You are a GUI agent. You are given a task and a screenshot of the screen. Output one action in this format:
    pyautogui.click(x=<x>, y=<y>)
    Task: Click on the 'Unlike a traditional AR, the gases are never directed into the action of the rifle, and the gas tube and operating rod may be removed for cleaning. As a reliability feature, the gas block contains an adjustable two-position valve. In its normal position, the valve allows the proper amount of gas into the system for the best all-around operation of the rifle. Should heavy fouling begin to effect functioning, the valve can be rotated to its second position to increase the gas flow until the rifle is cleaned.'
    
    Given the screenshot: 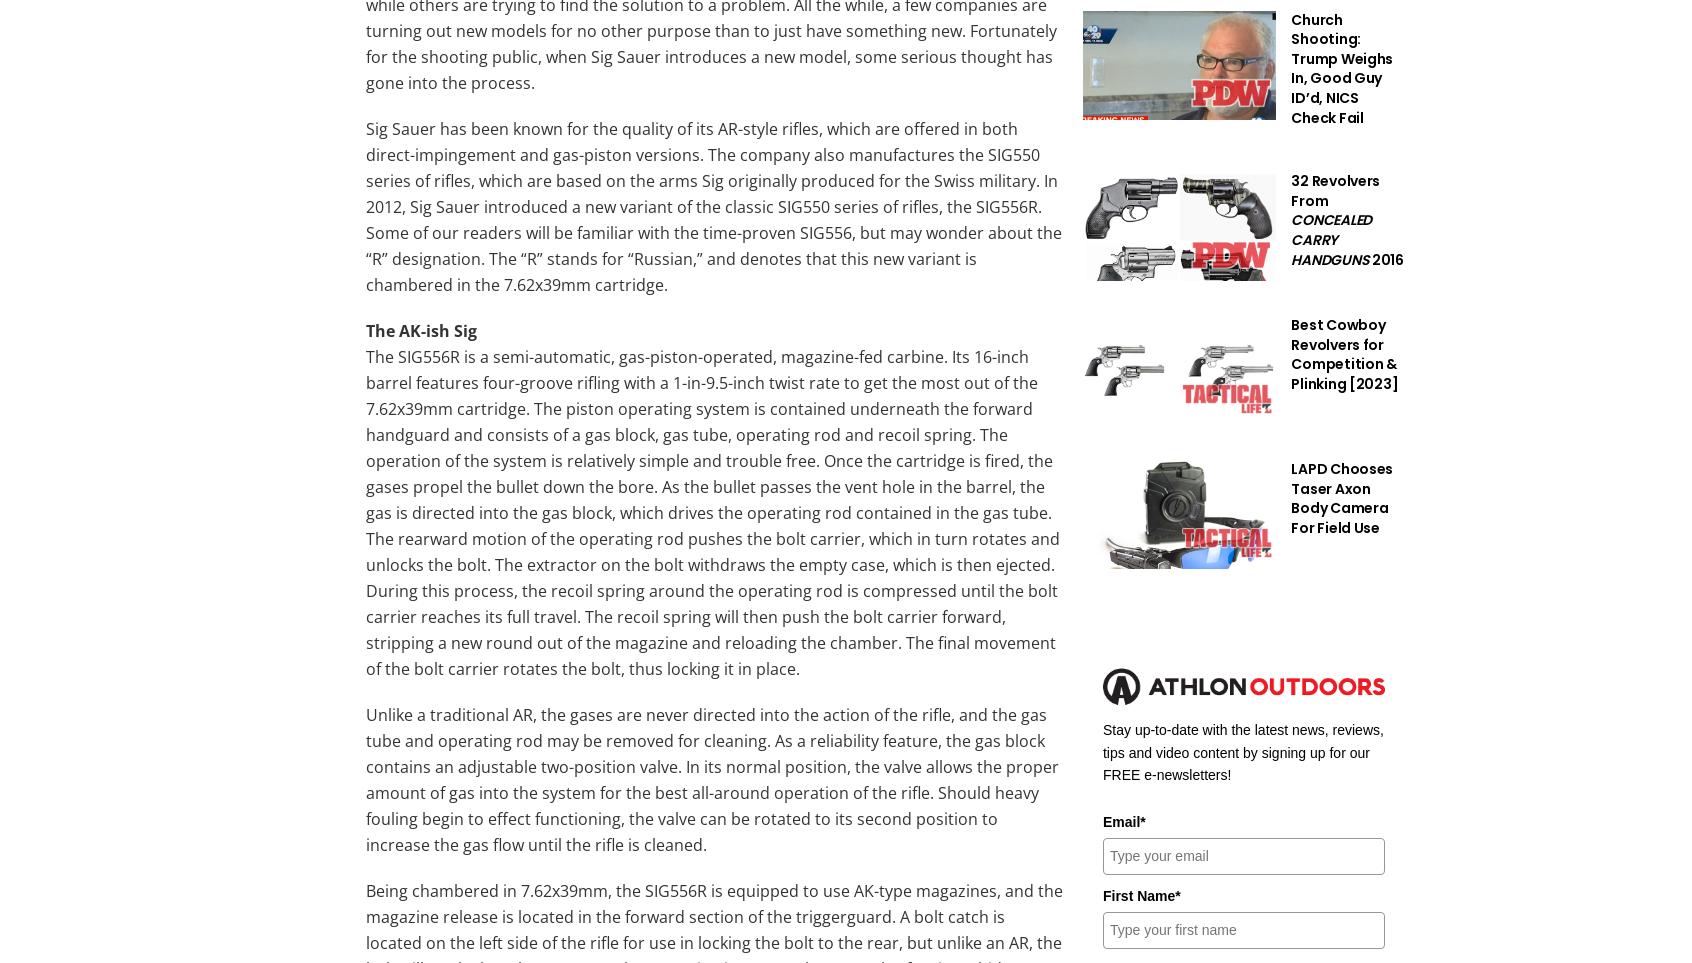 What is the action you would take?
    pyautogui.click(x=711, y=778)
    